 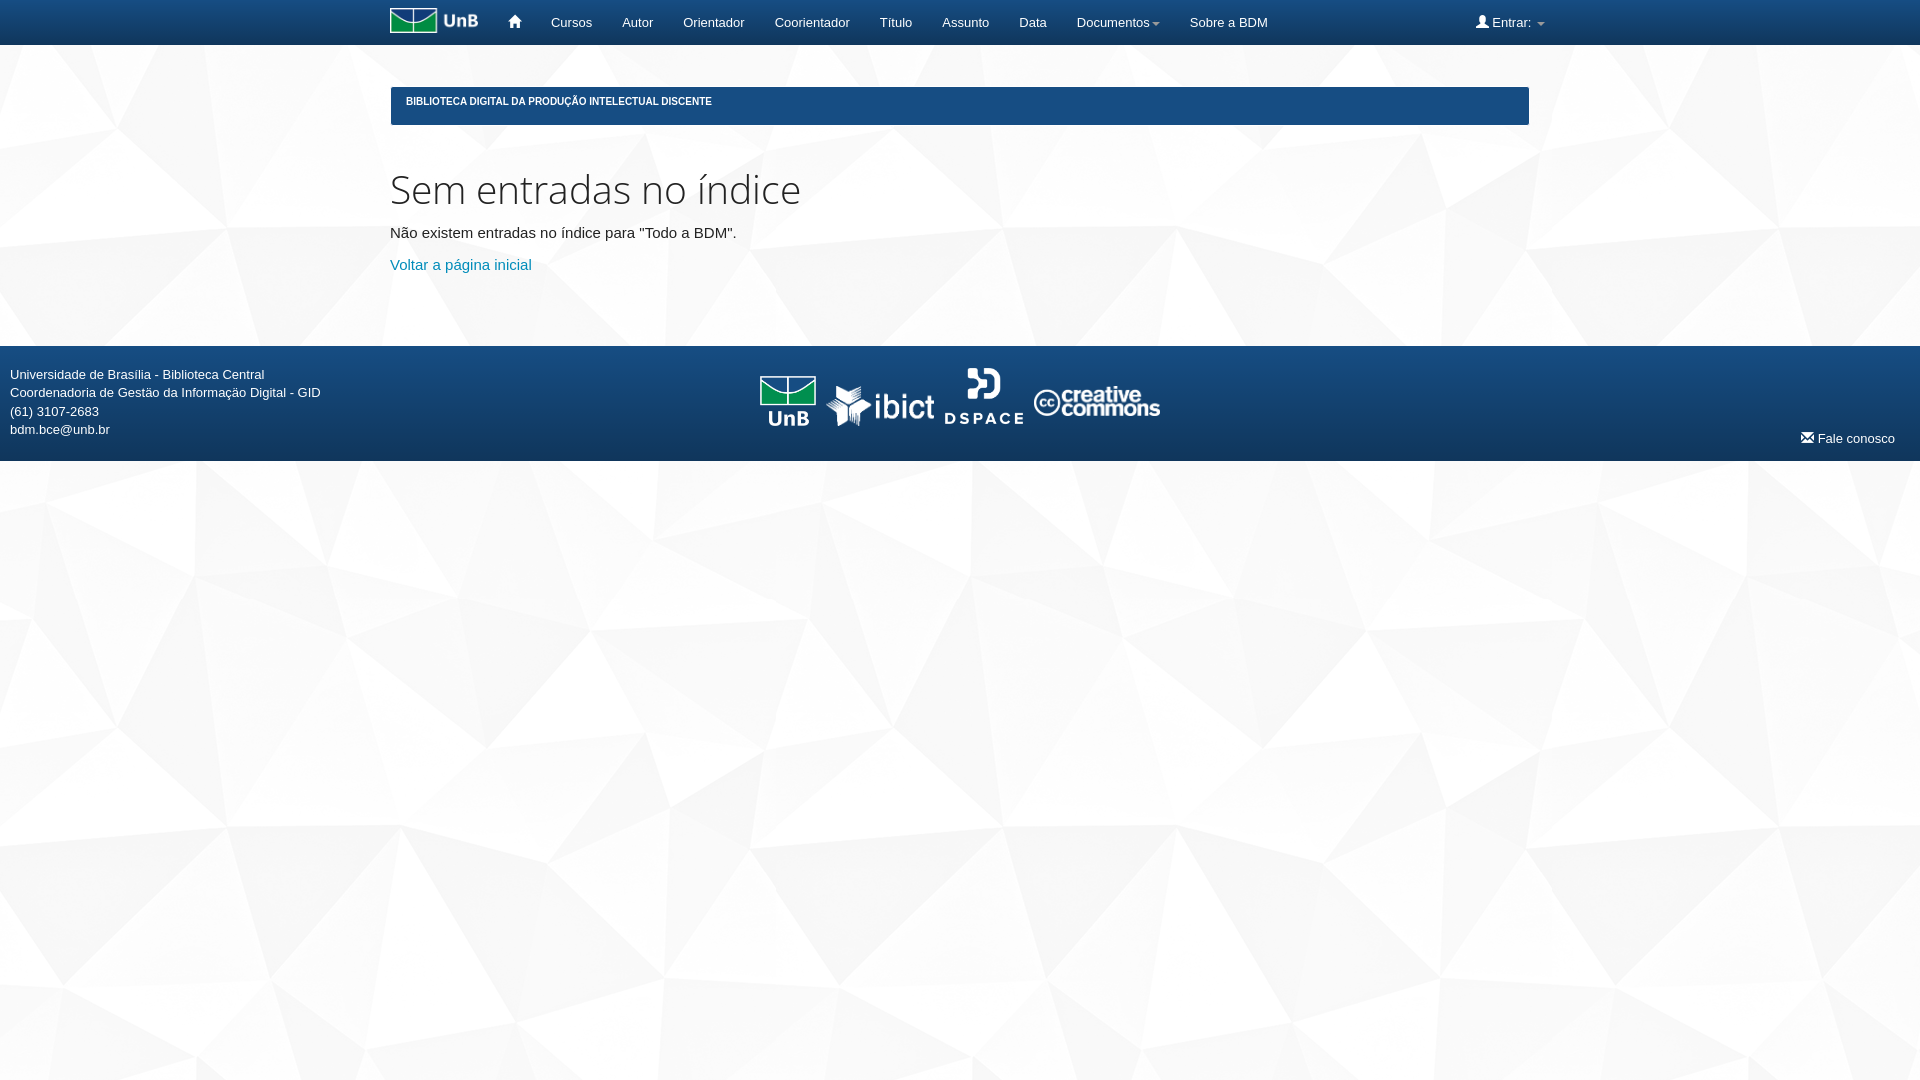 I want to click on 'Data', so click(x=1032, y=22).